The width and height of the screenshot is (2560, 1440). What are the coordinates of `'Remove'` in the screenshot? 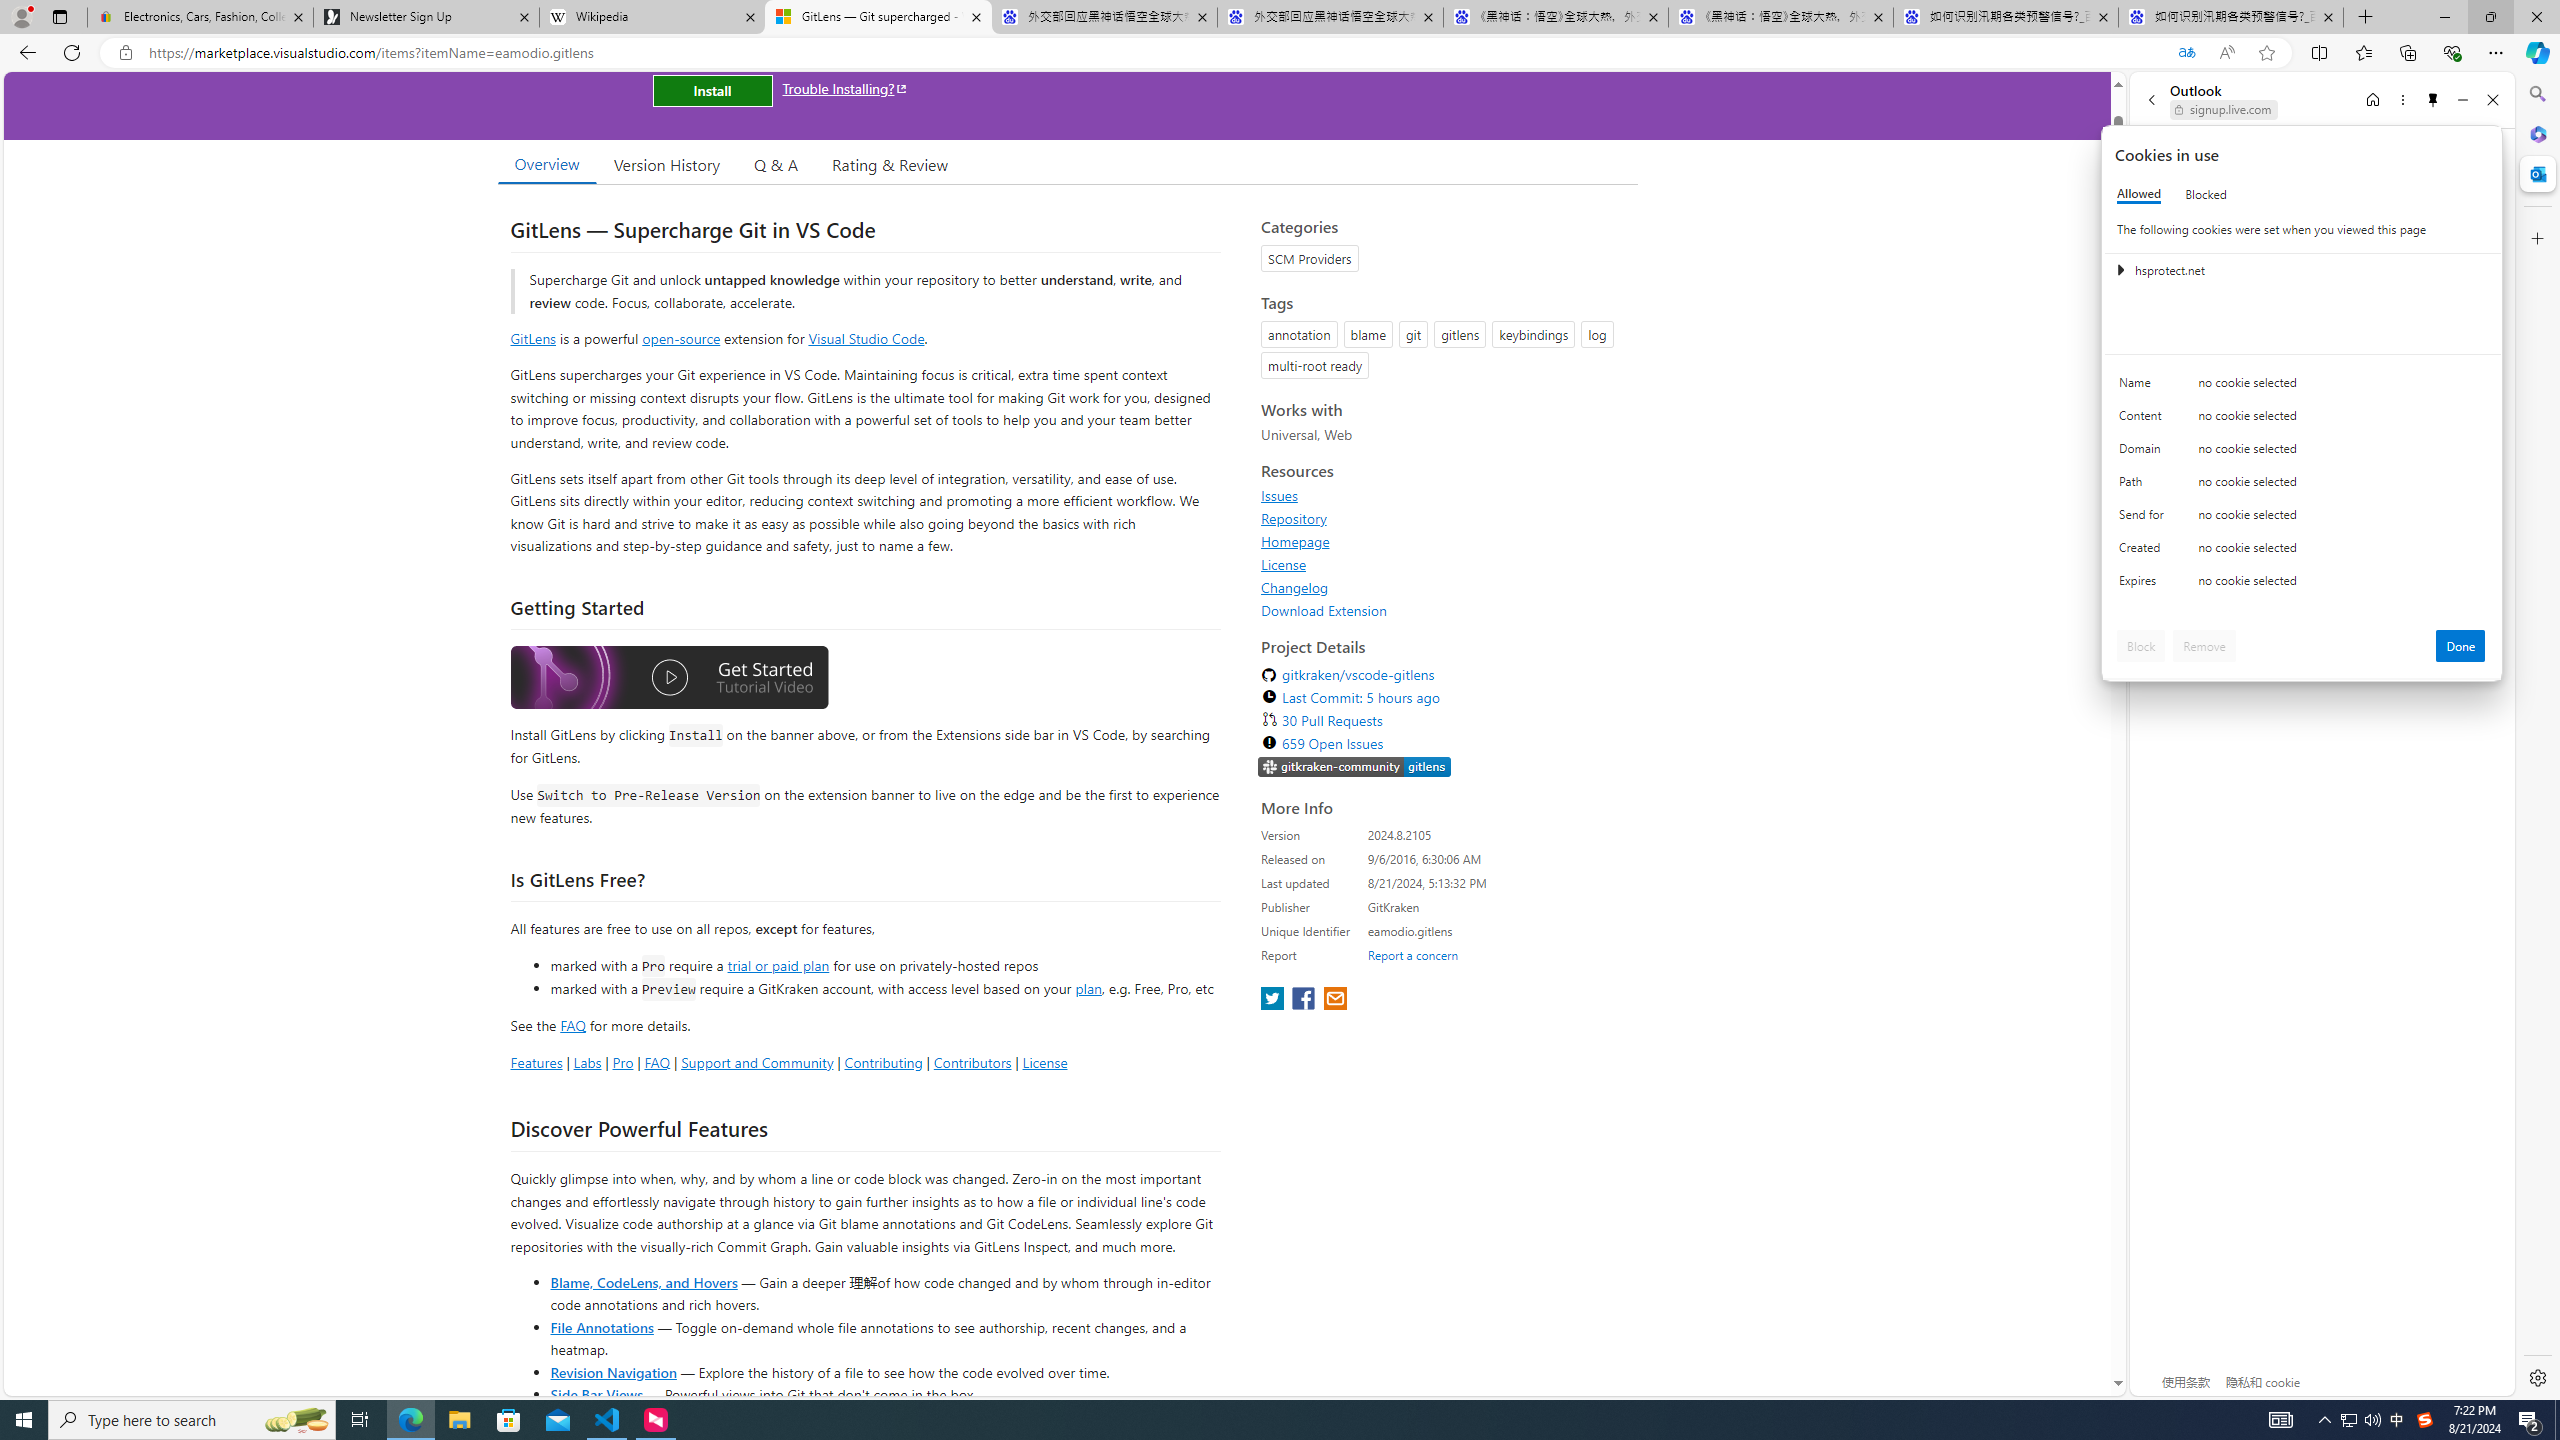 It's located at (2204, 646).